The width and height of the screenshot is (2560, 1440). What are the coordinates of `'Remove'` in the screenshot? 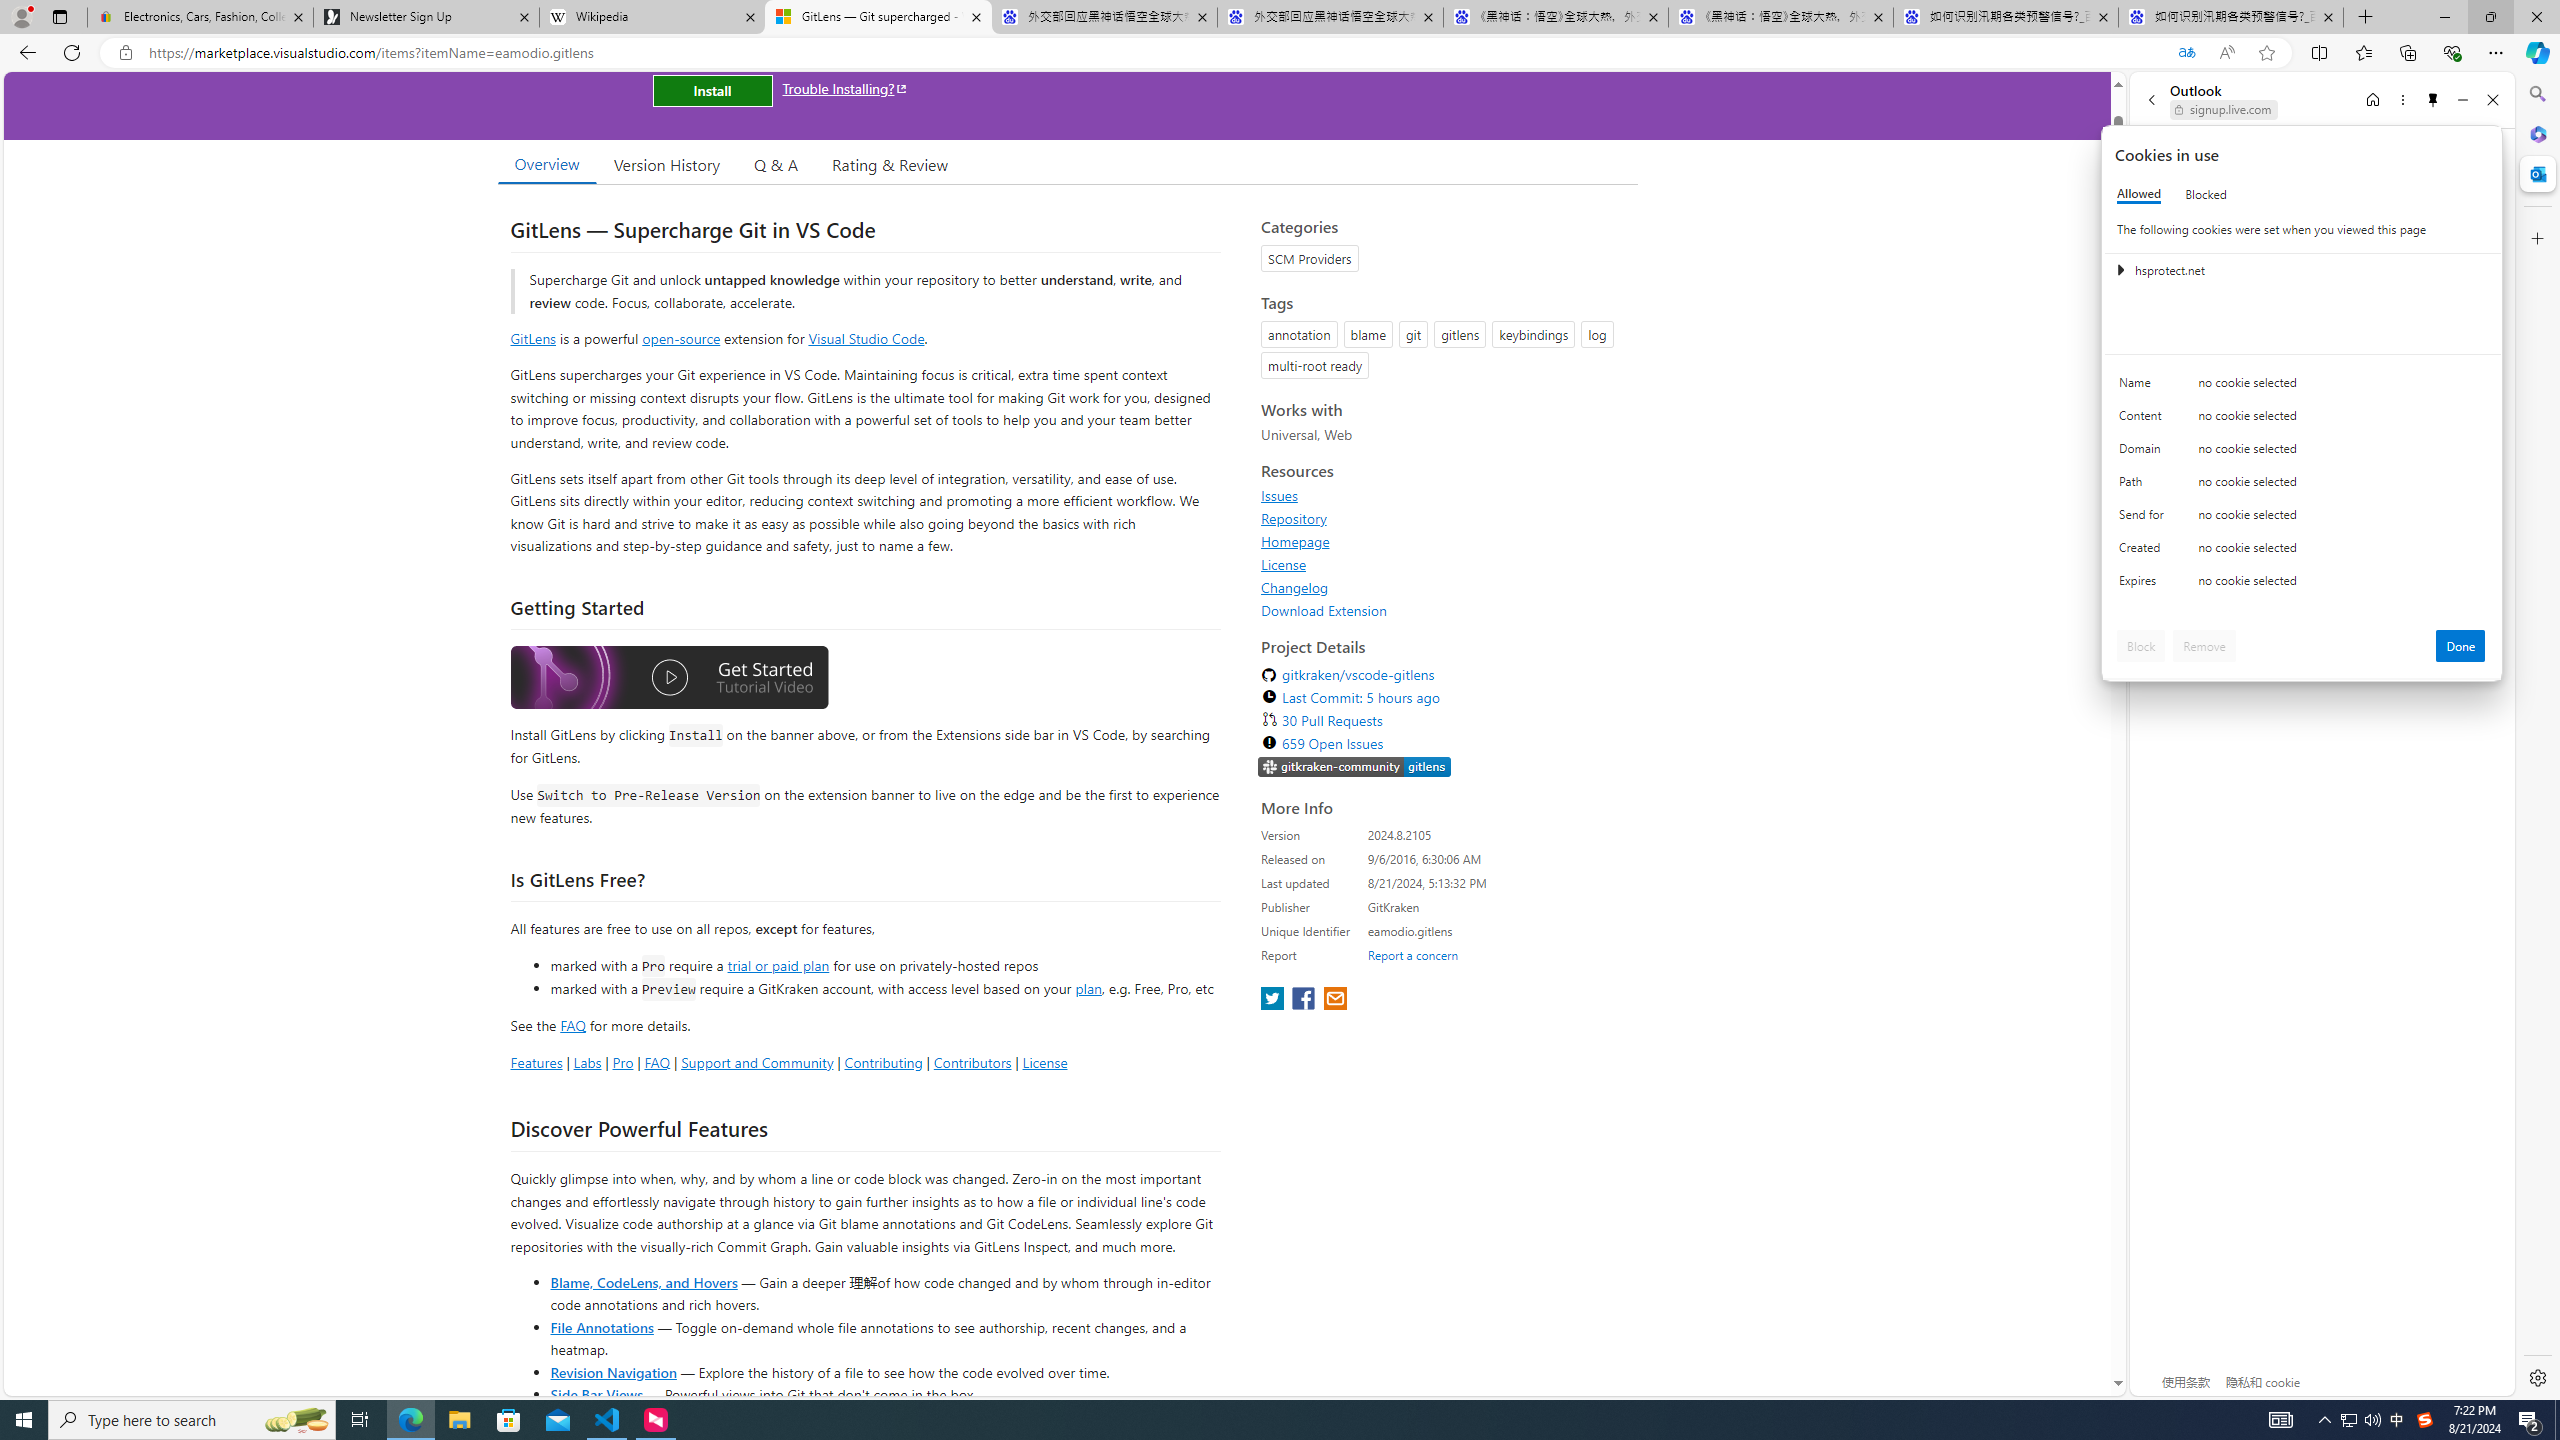 It's located at (2204, 646).